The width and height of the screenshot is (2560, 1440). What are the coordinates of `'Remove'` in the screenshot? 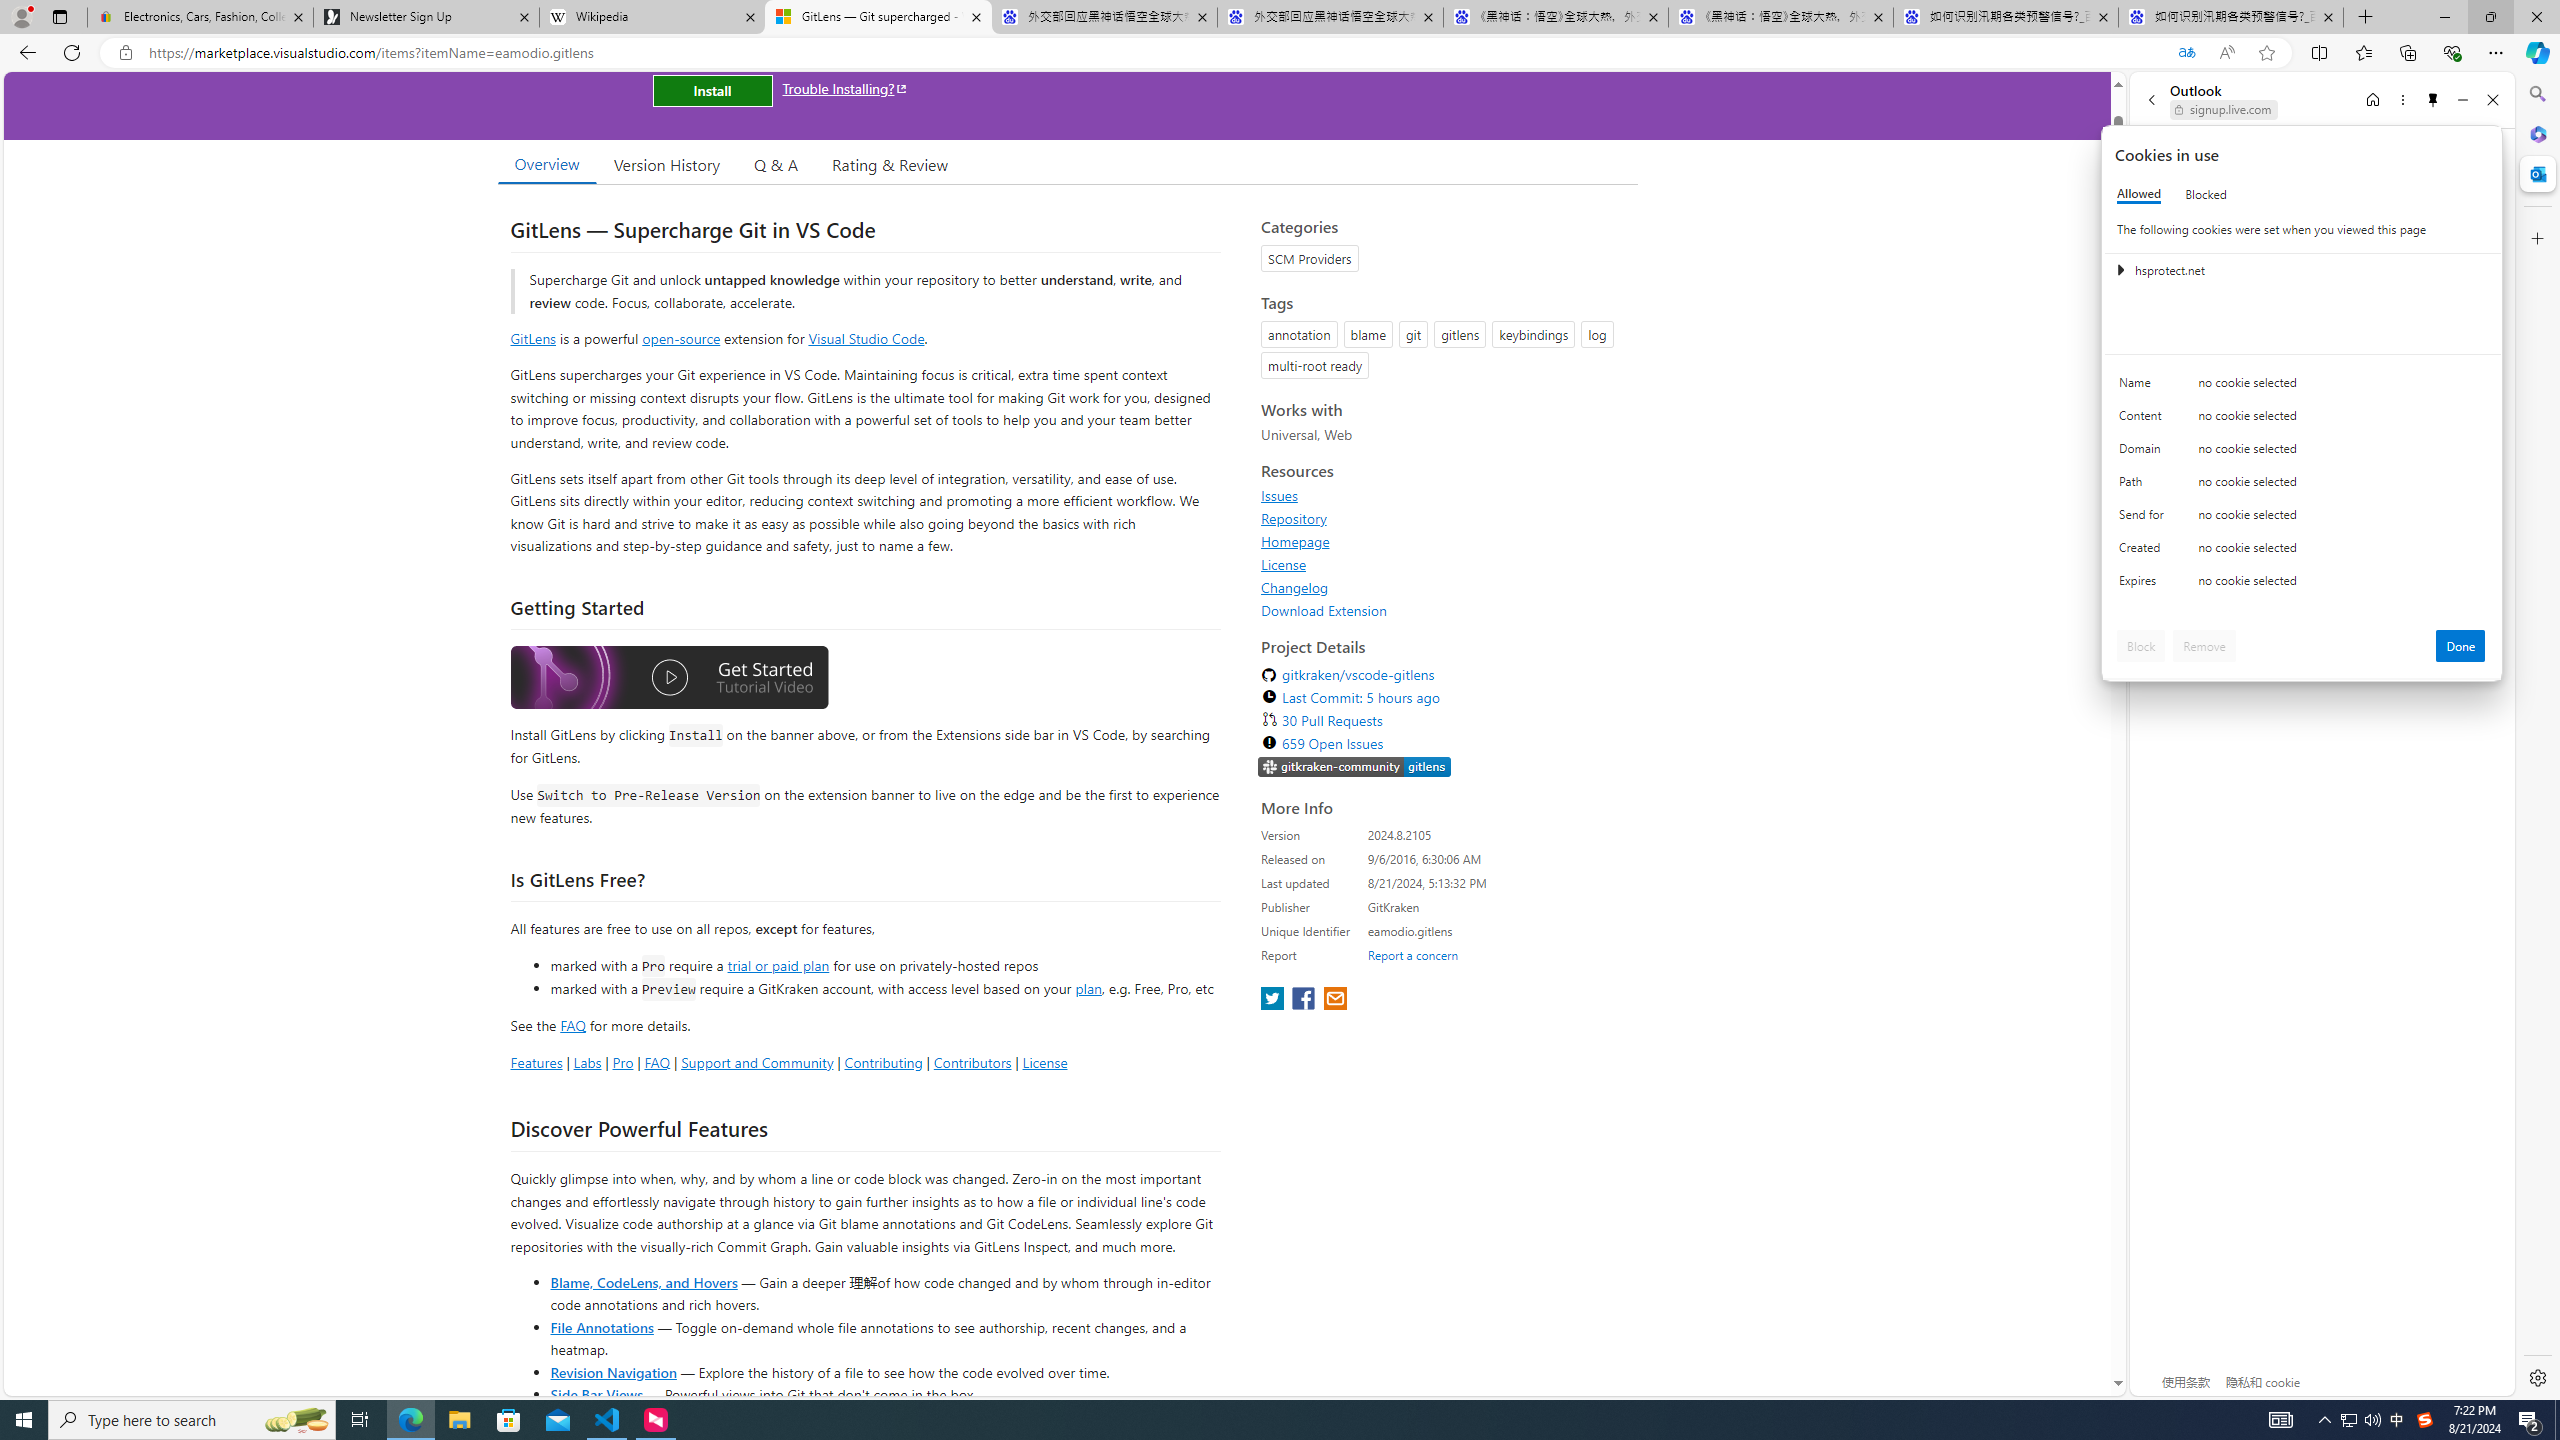 It's located at (2204, 646).